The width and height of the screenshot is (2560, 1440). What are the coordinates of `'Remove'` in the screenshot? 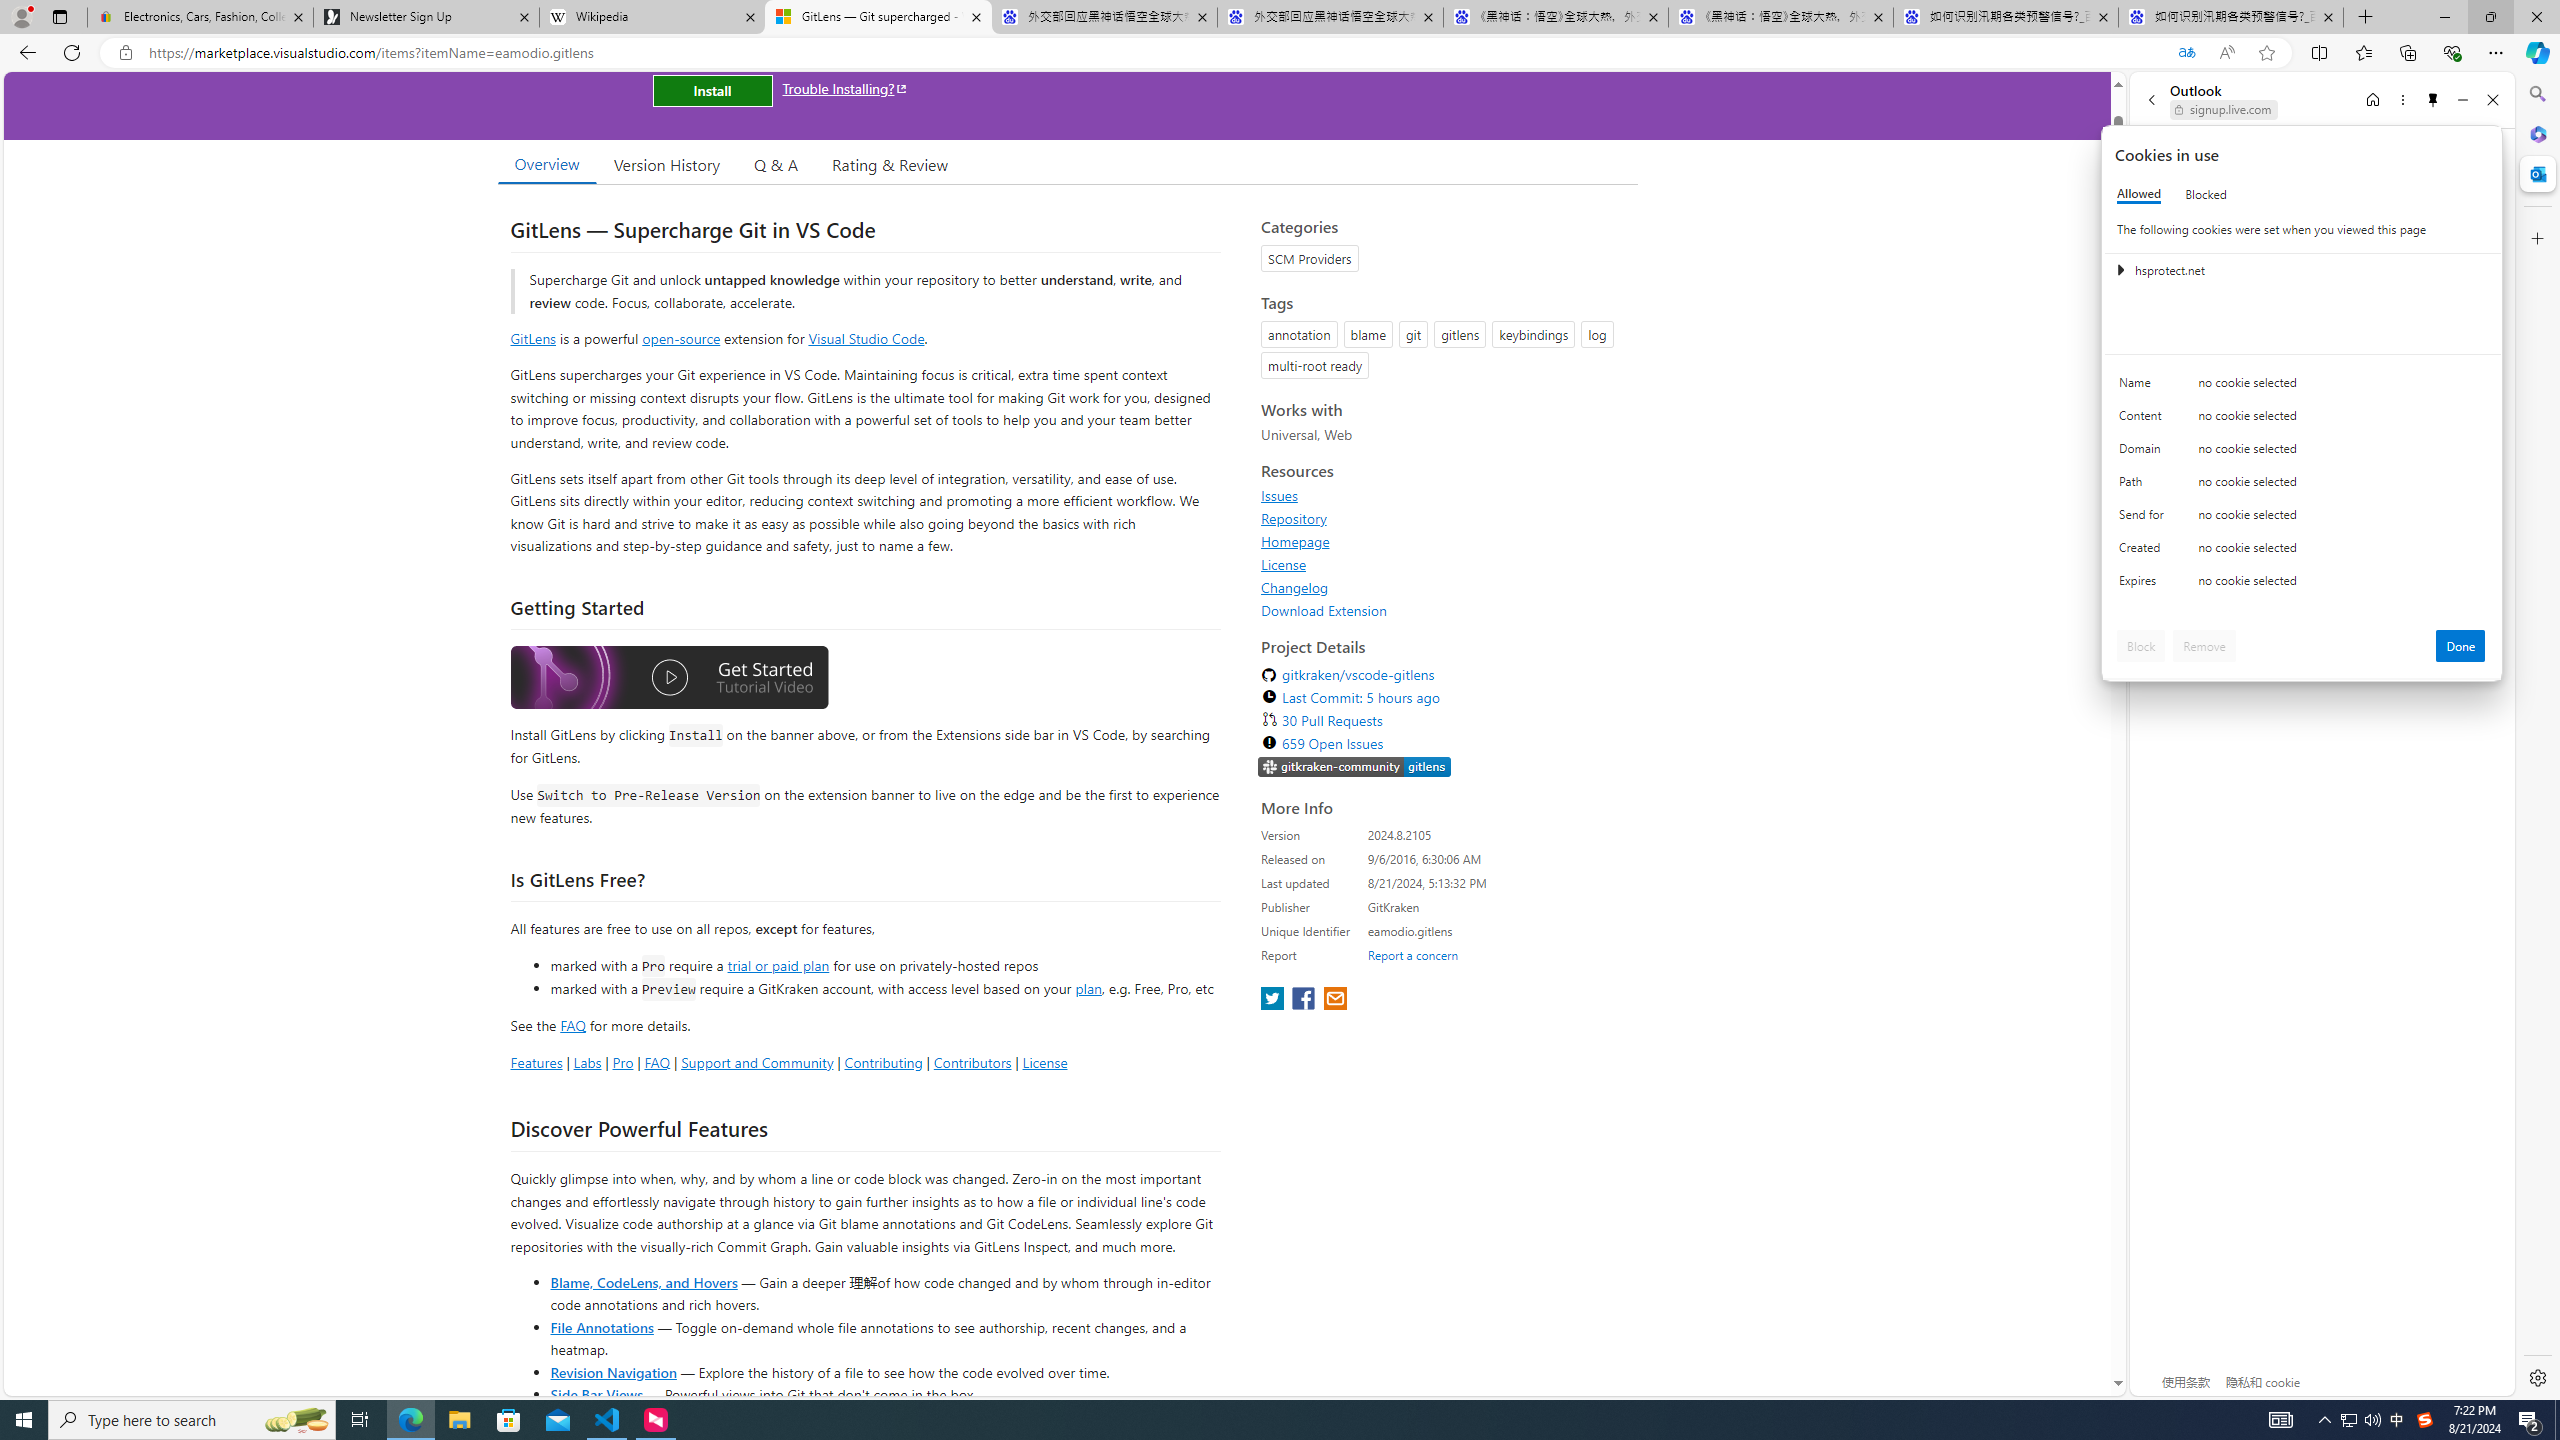 It's located at (2204, 646).